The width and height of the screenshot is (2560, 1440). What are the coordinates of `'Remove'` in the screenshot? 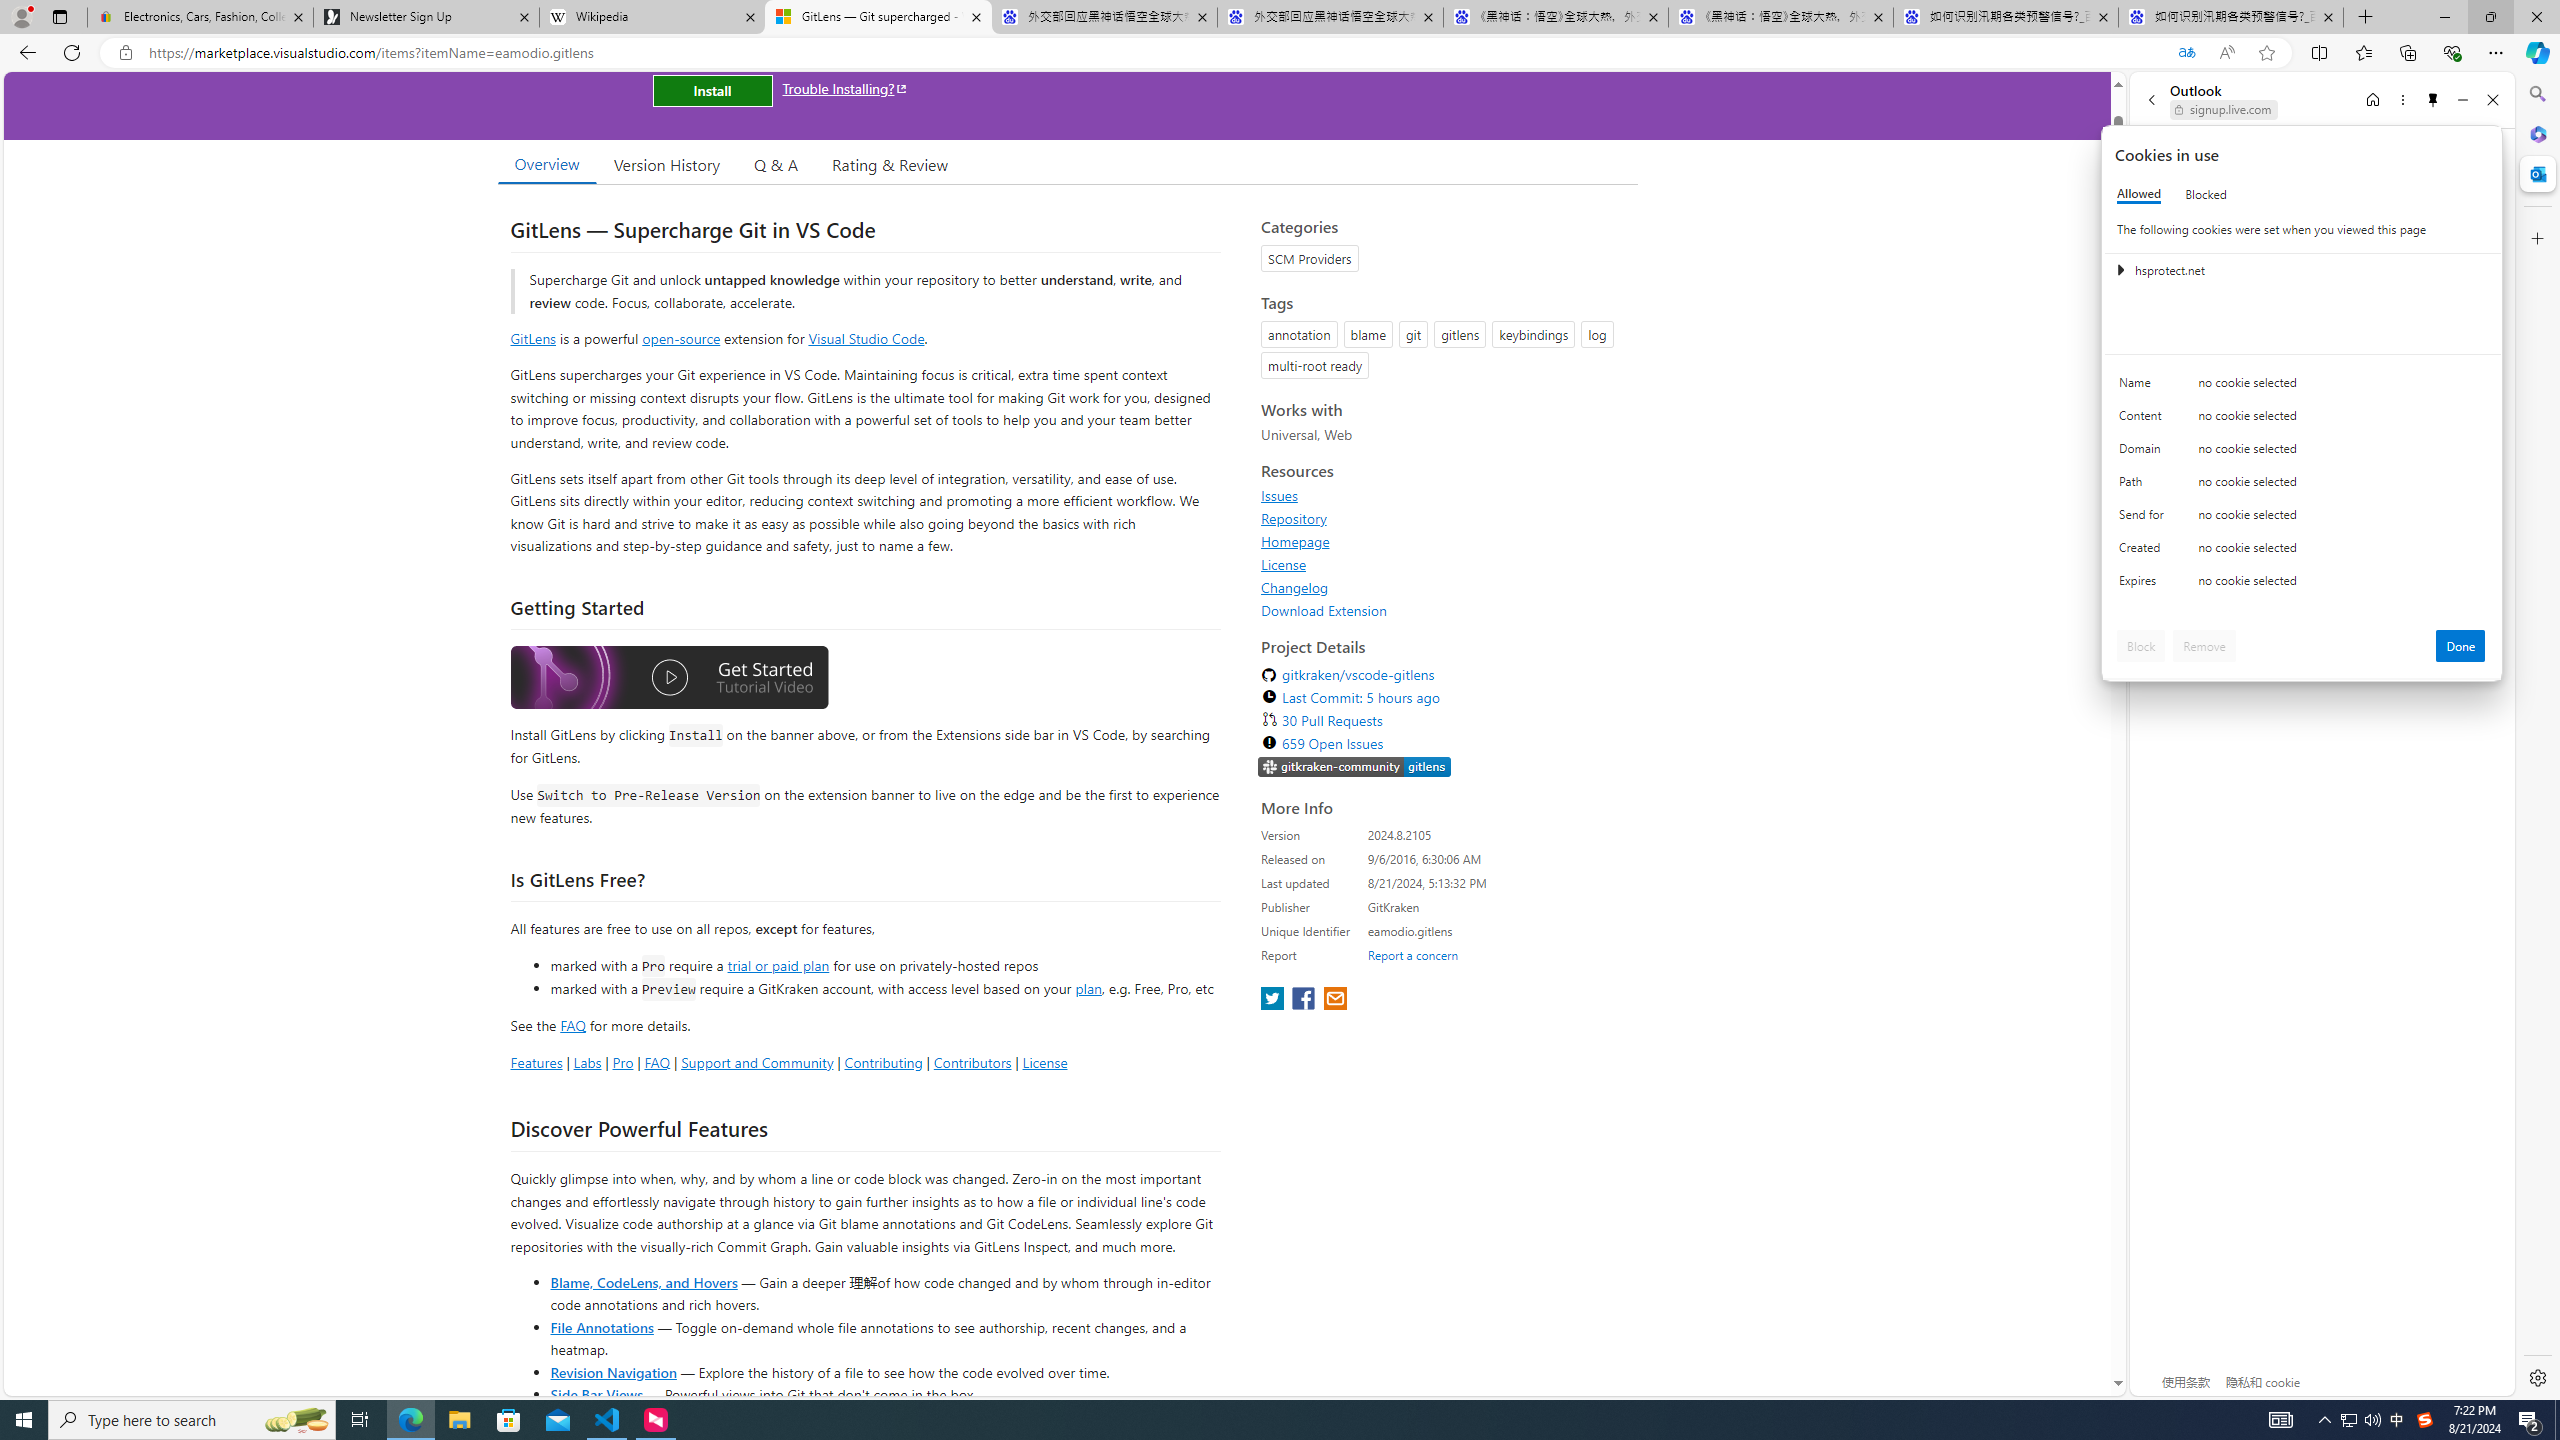 It's located at (2204, 646).